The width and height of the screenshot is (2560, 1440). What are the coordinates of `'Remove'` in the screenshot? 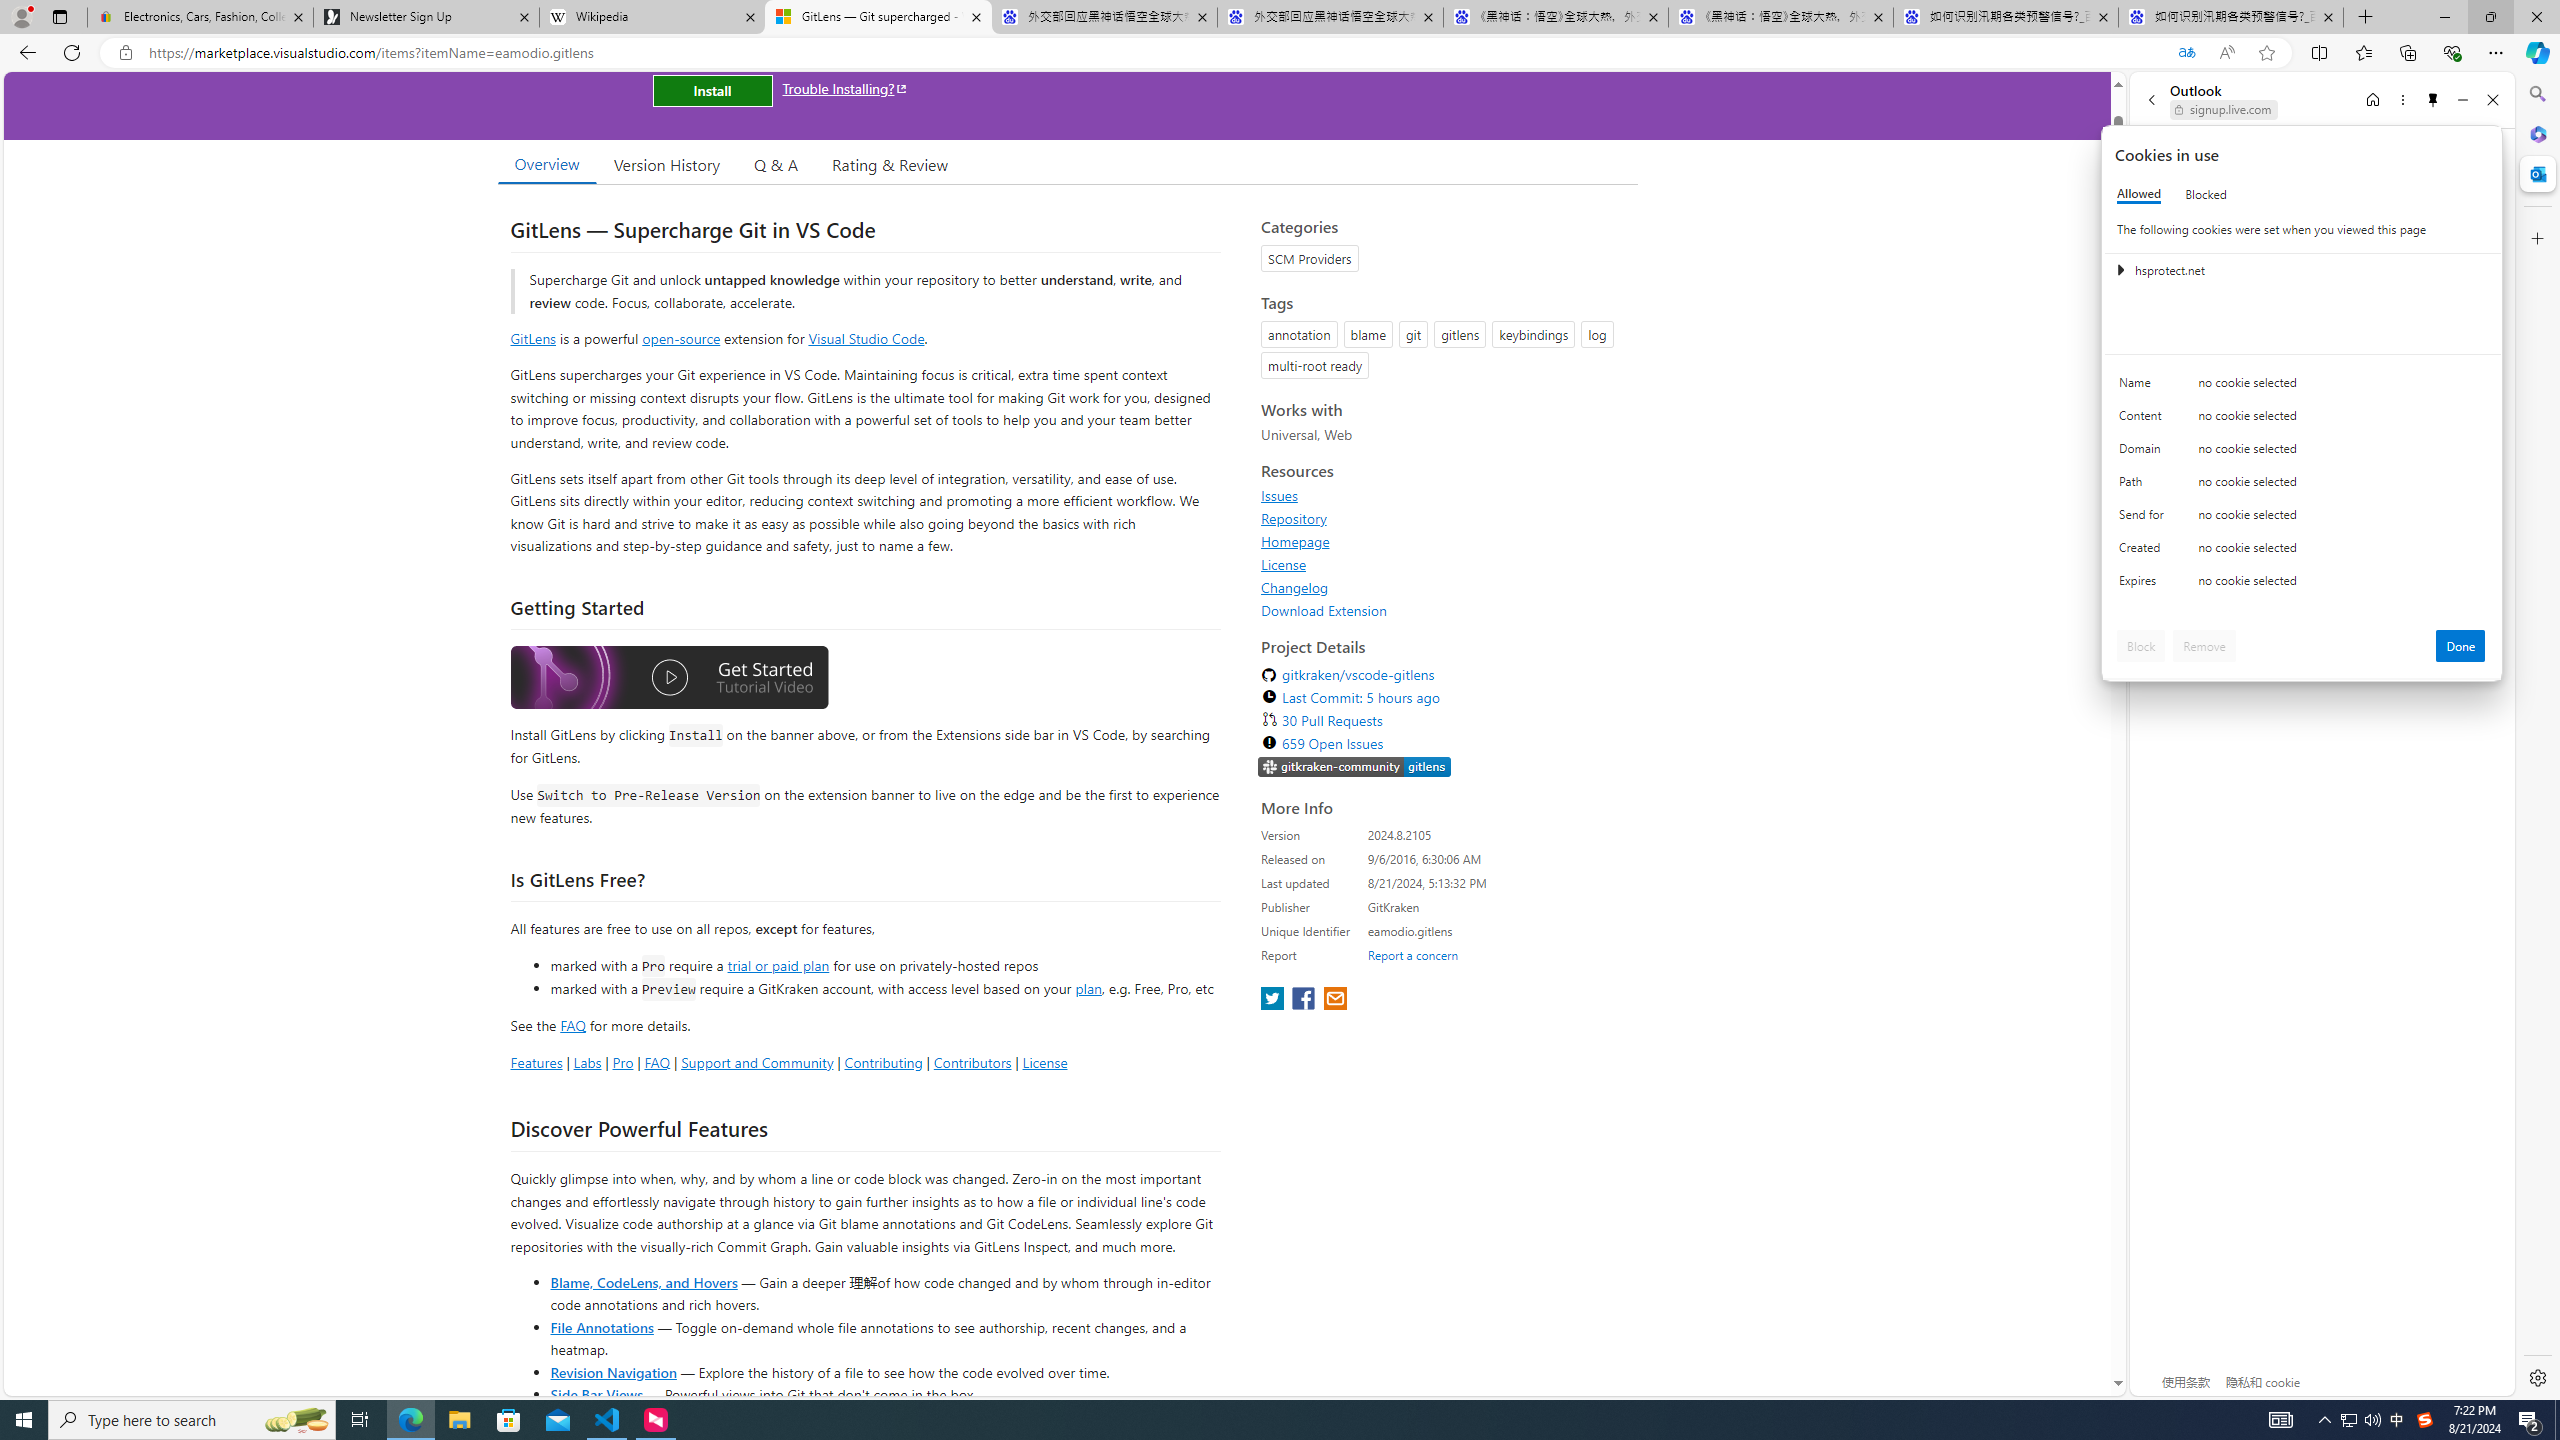 It's located at (2204, 646).